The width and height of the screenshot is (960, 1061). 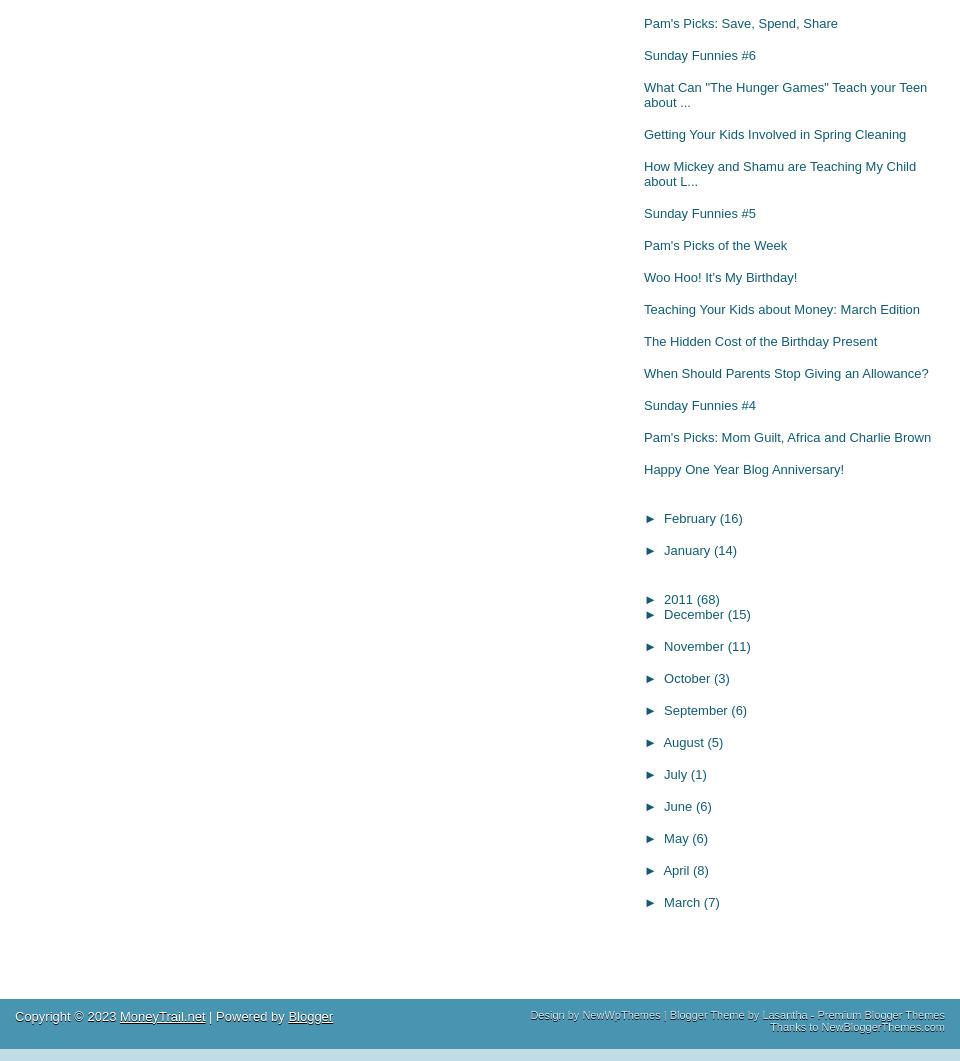 What do you see at coordinates (161, 1014) in the screenshot?
I see `'MoneyTrail.net'` at bounding box center [161, 1014].